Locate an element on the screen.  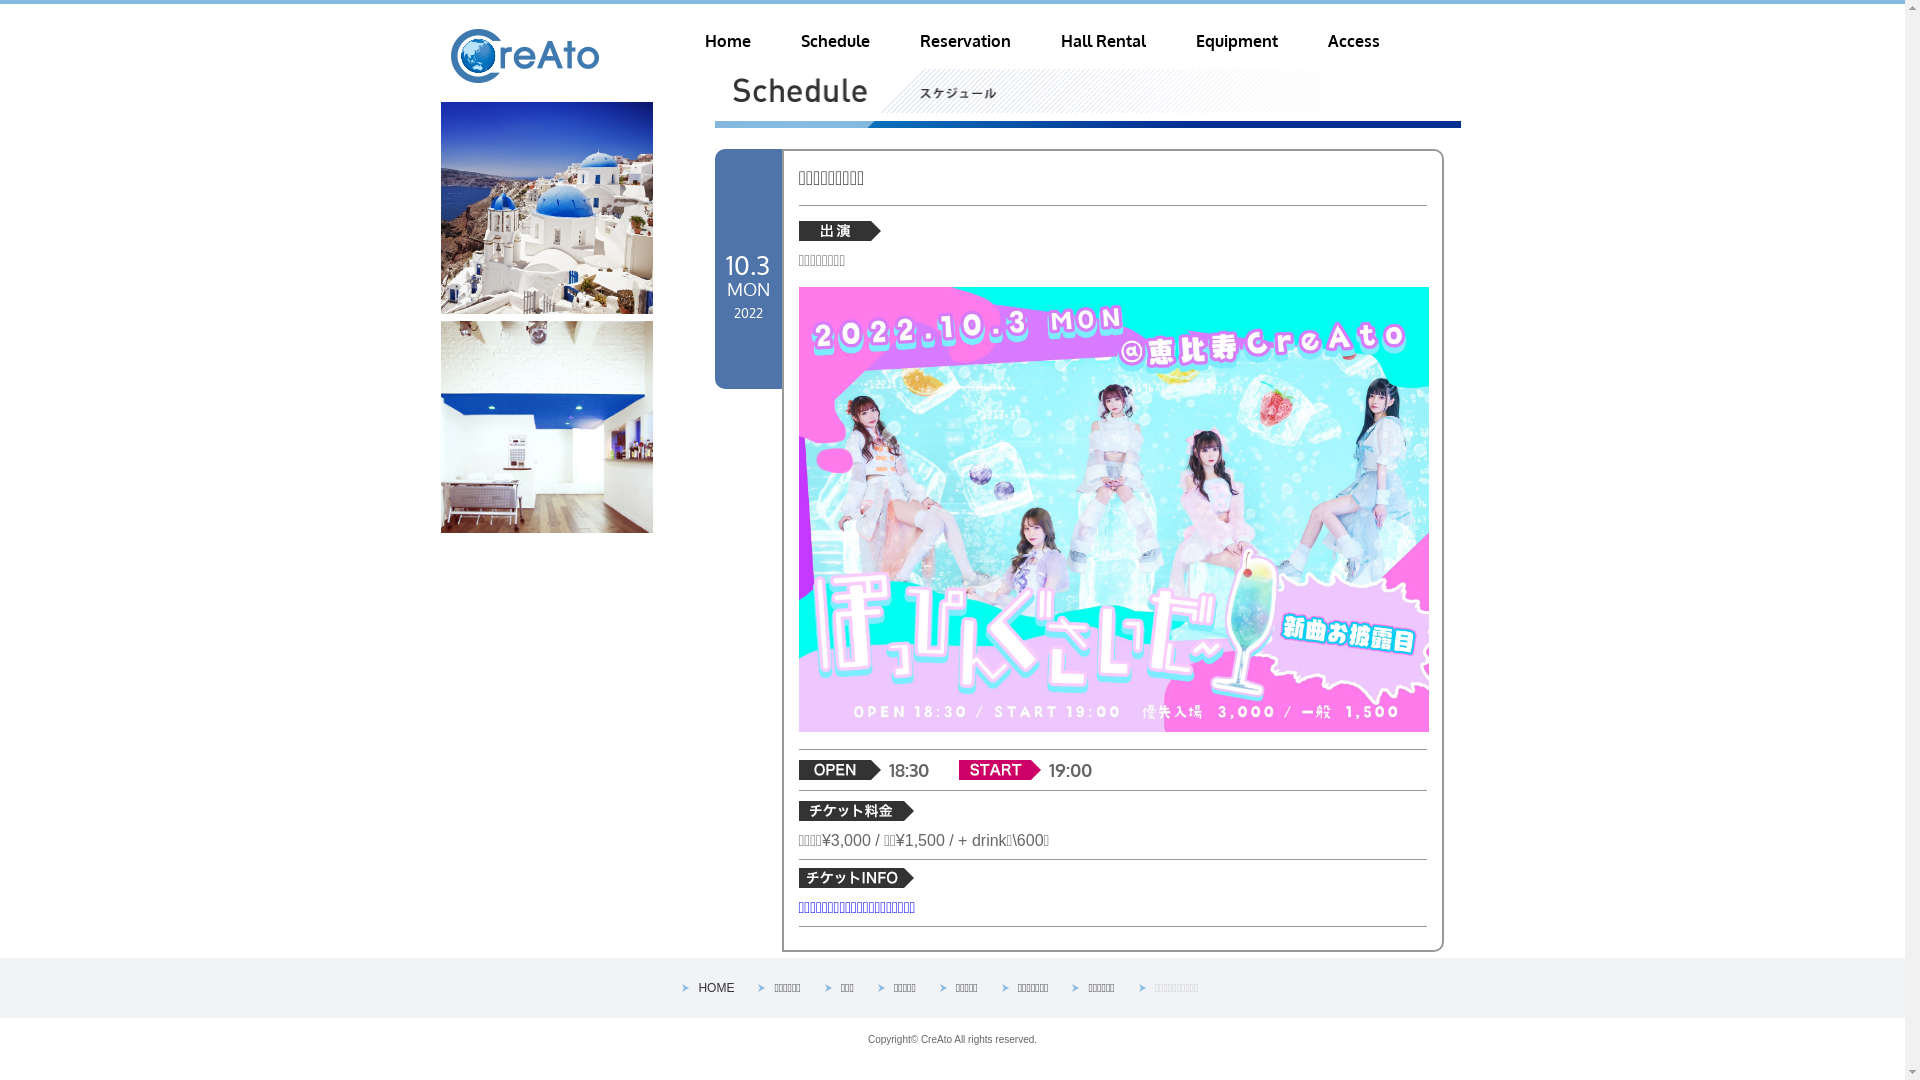
'Equipment' is located at coordinates (1236, 41).